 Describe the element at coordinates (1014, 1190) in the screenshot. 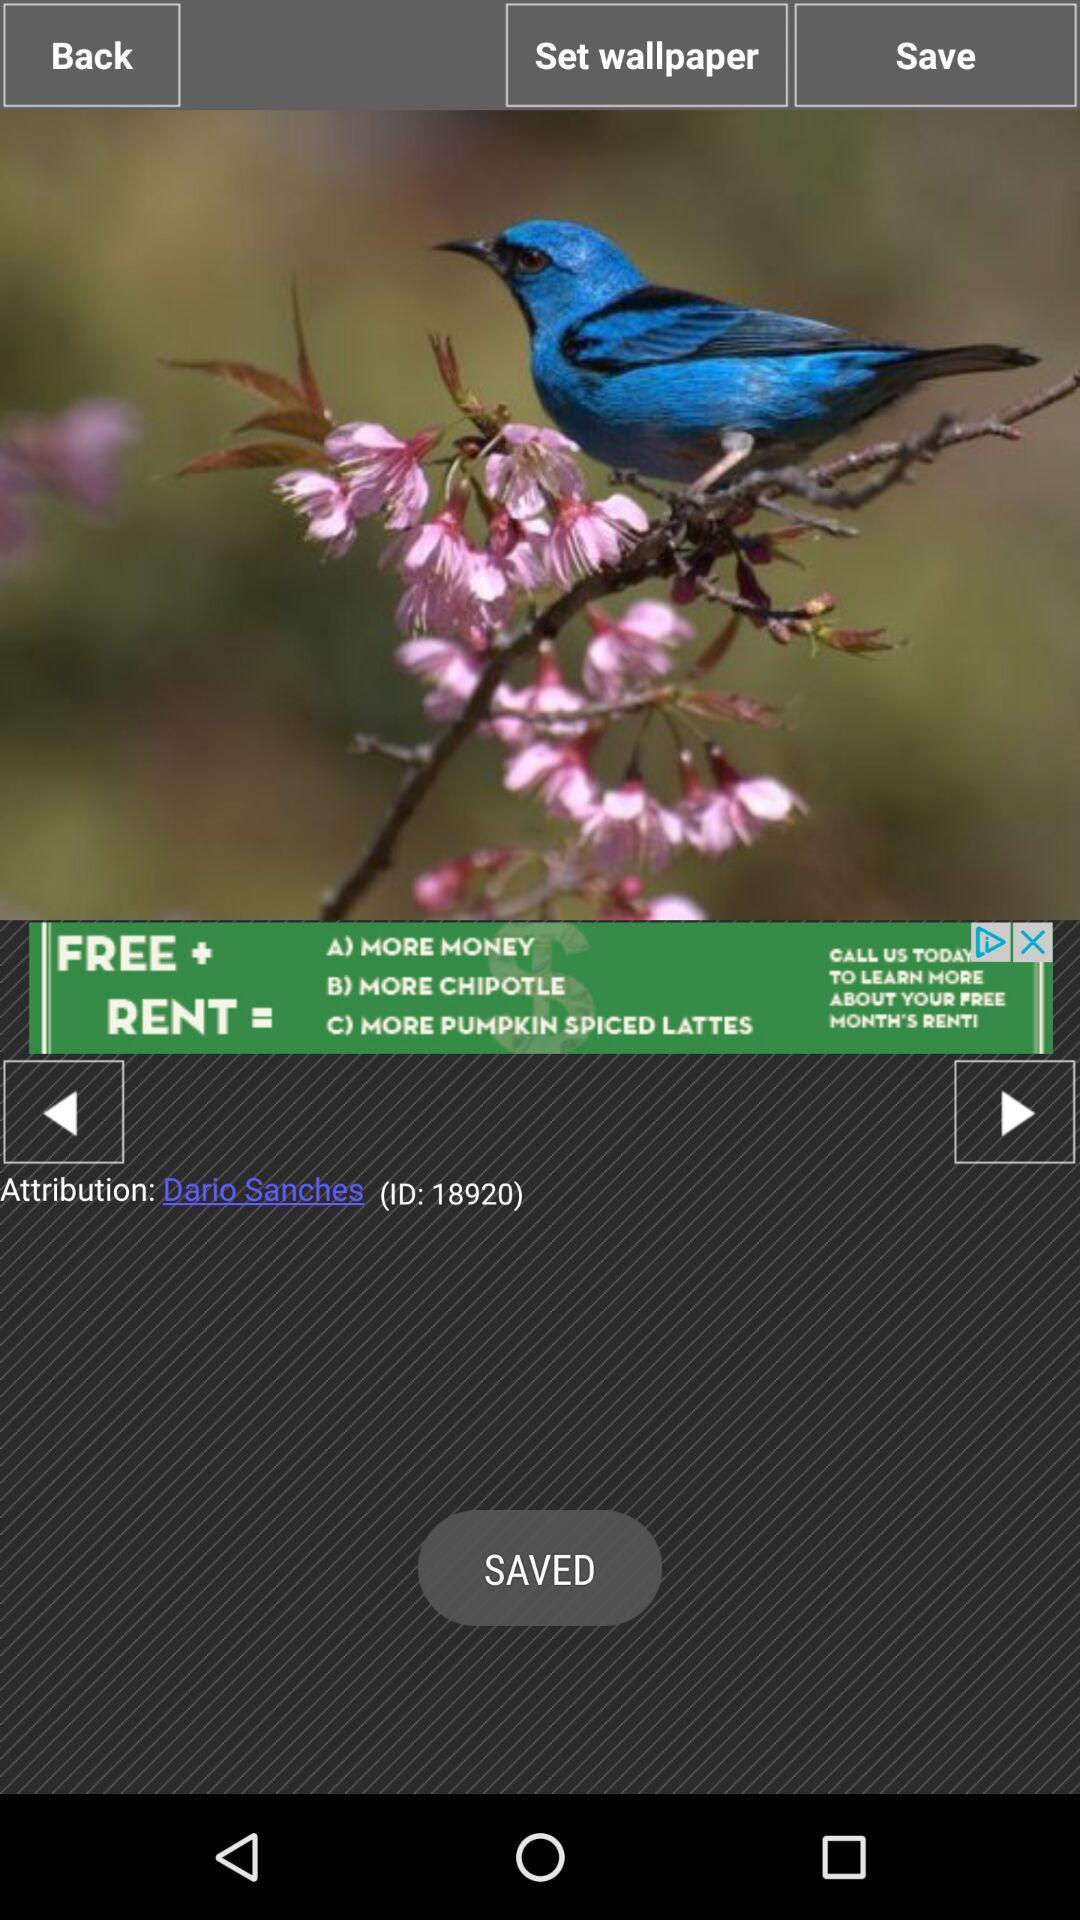

I see `the play icon` at that location.